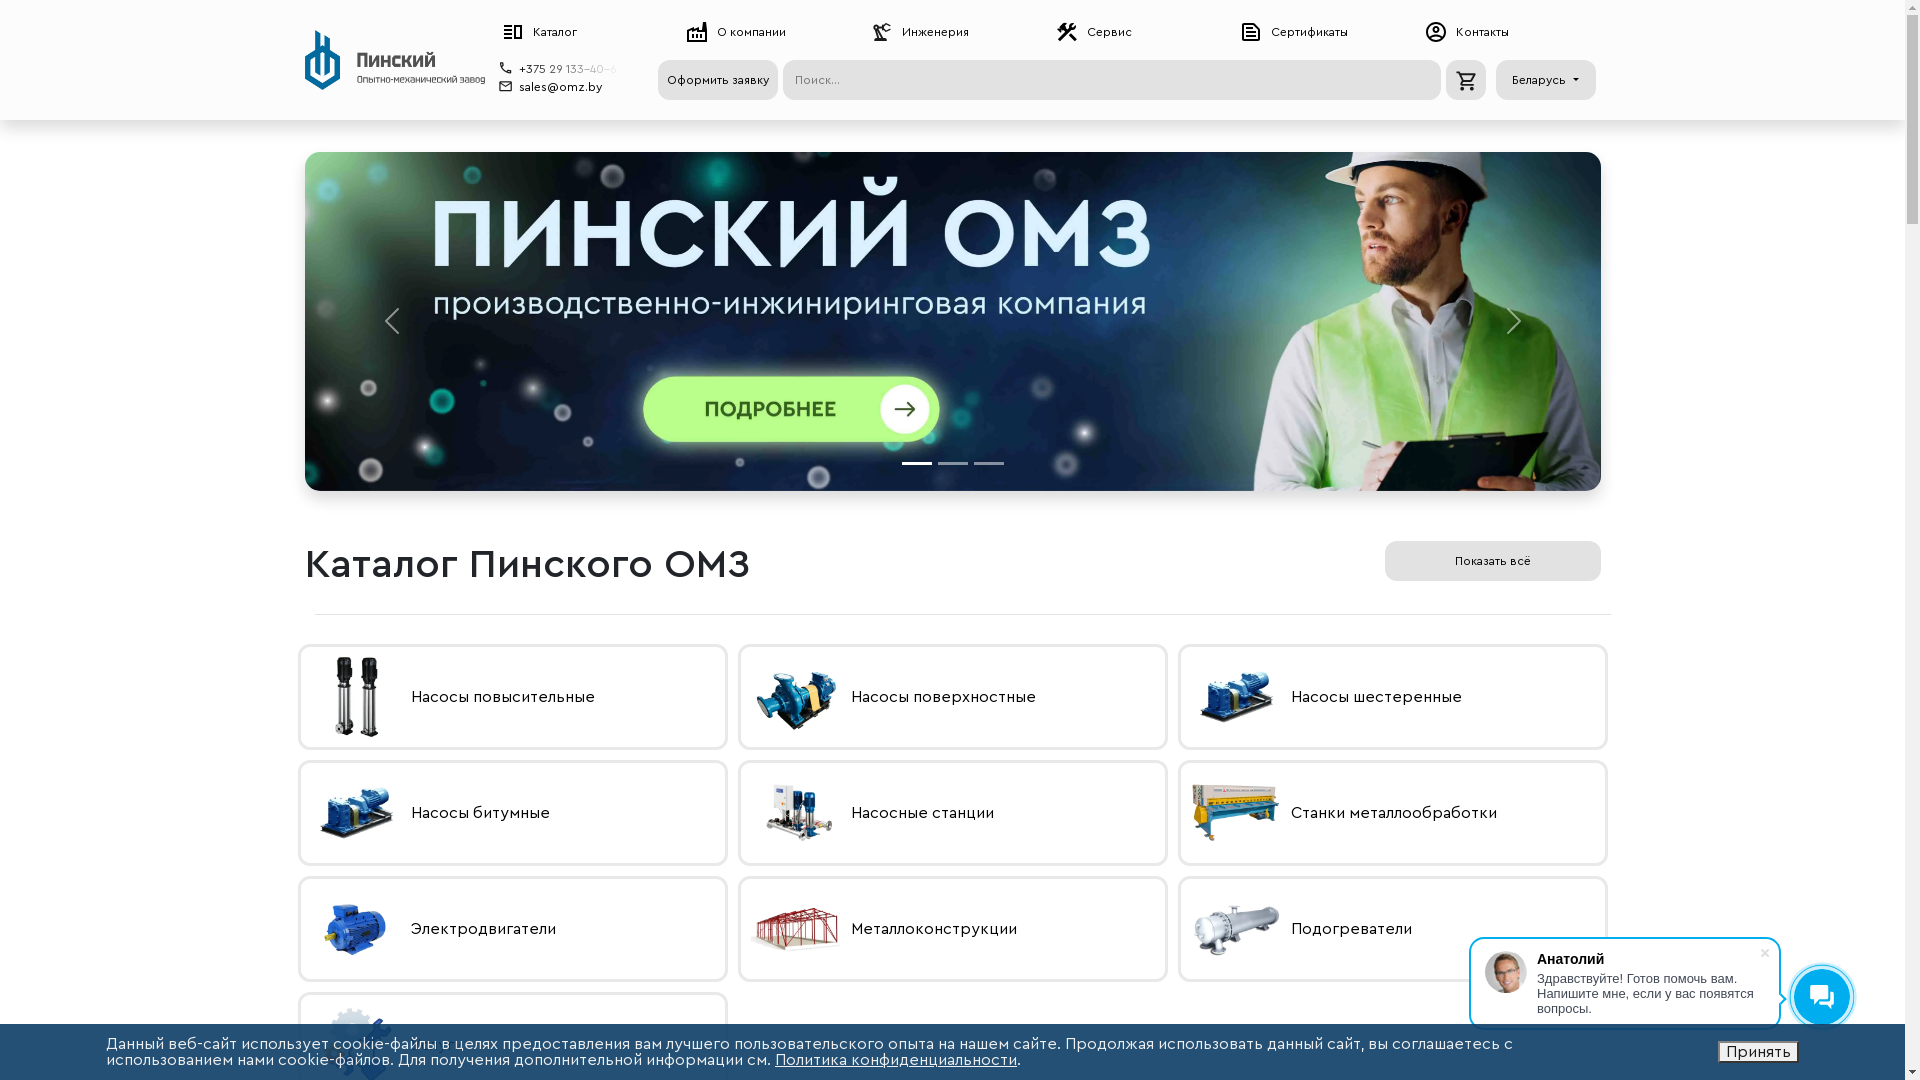 This screenshot has height=1080, width=1920. What do you see at coordinates (518, 68) in the screenshot?
I see `'+375 29 133-40-6'` at bounding box center [518, 68].